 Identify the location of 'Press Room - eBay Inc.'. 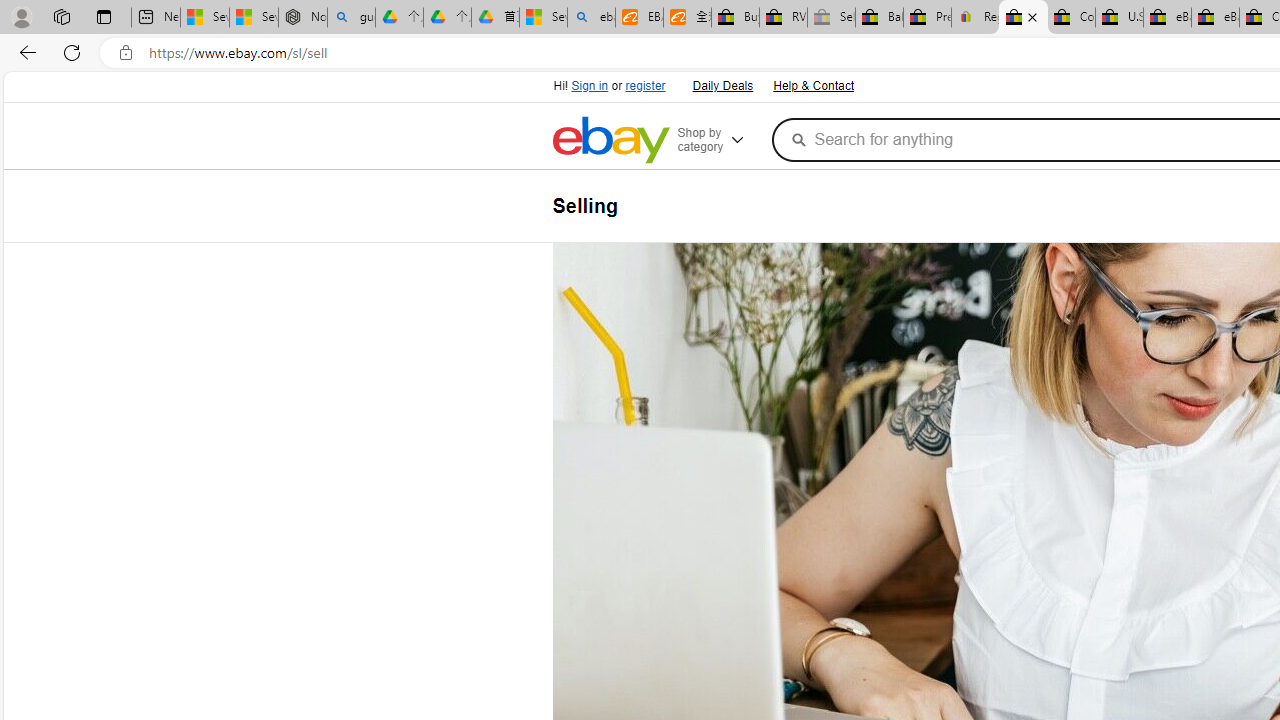
(926, 17).